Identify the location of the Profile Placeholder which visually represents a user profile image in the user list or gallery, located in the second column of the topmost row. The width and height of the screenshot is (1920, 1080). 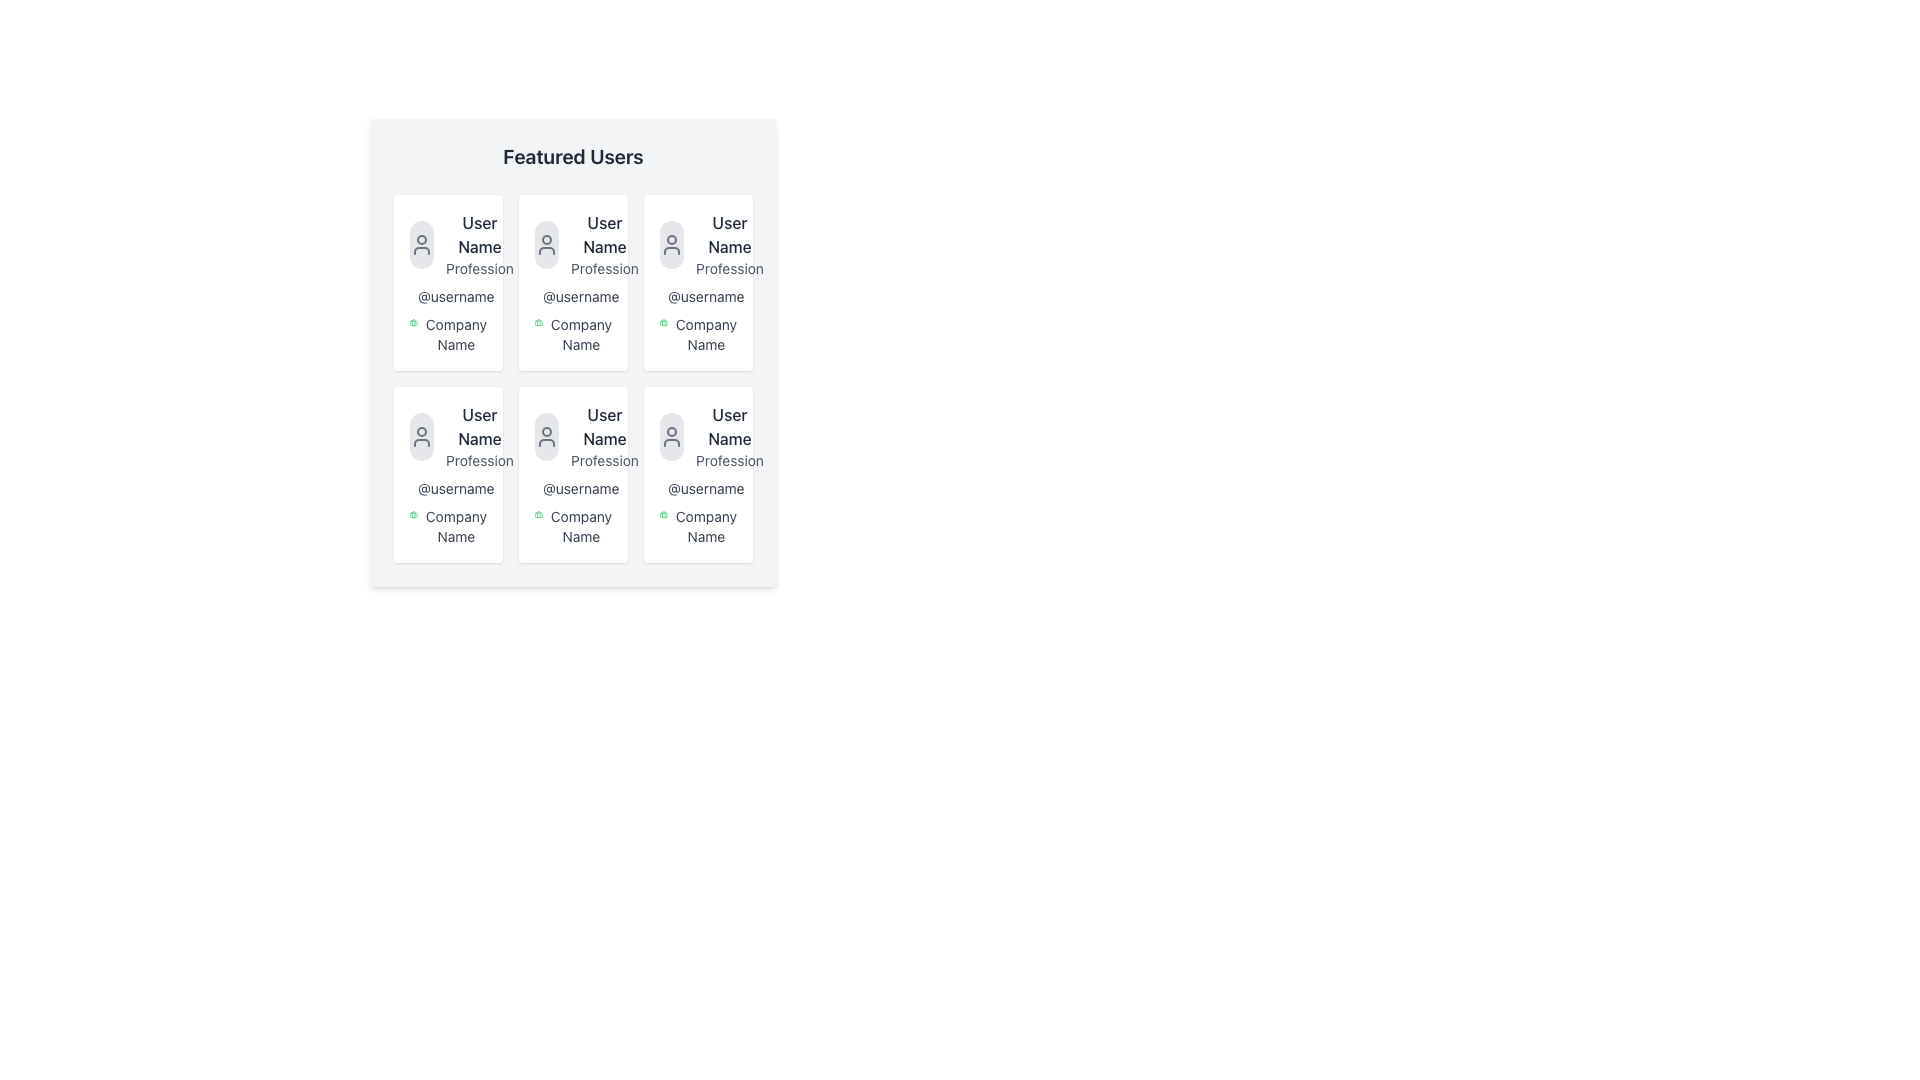
(547, 244).